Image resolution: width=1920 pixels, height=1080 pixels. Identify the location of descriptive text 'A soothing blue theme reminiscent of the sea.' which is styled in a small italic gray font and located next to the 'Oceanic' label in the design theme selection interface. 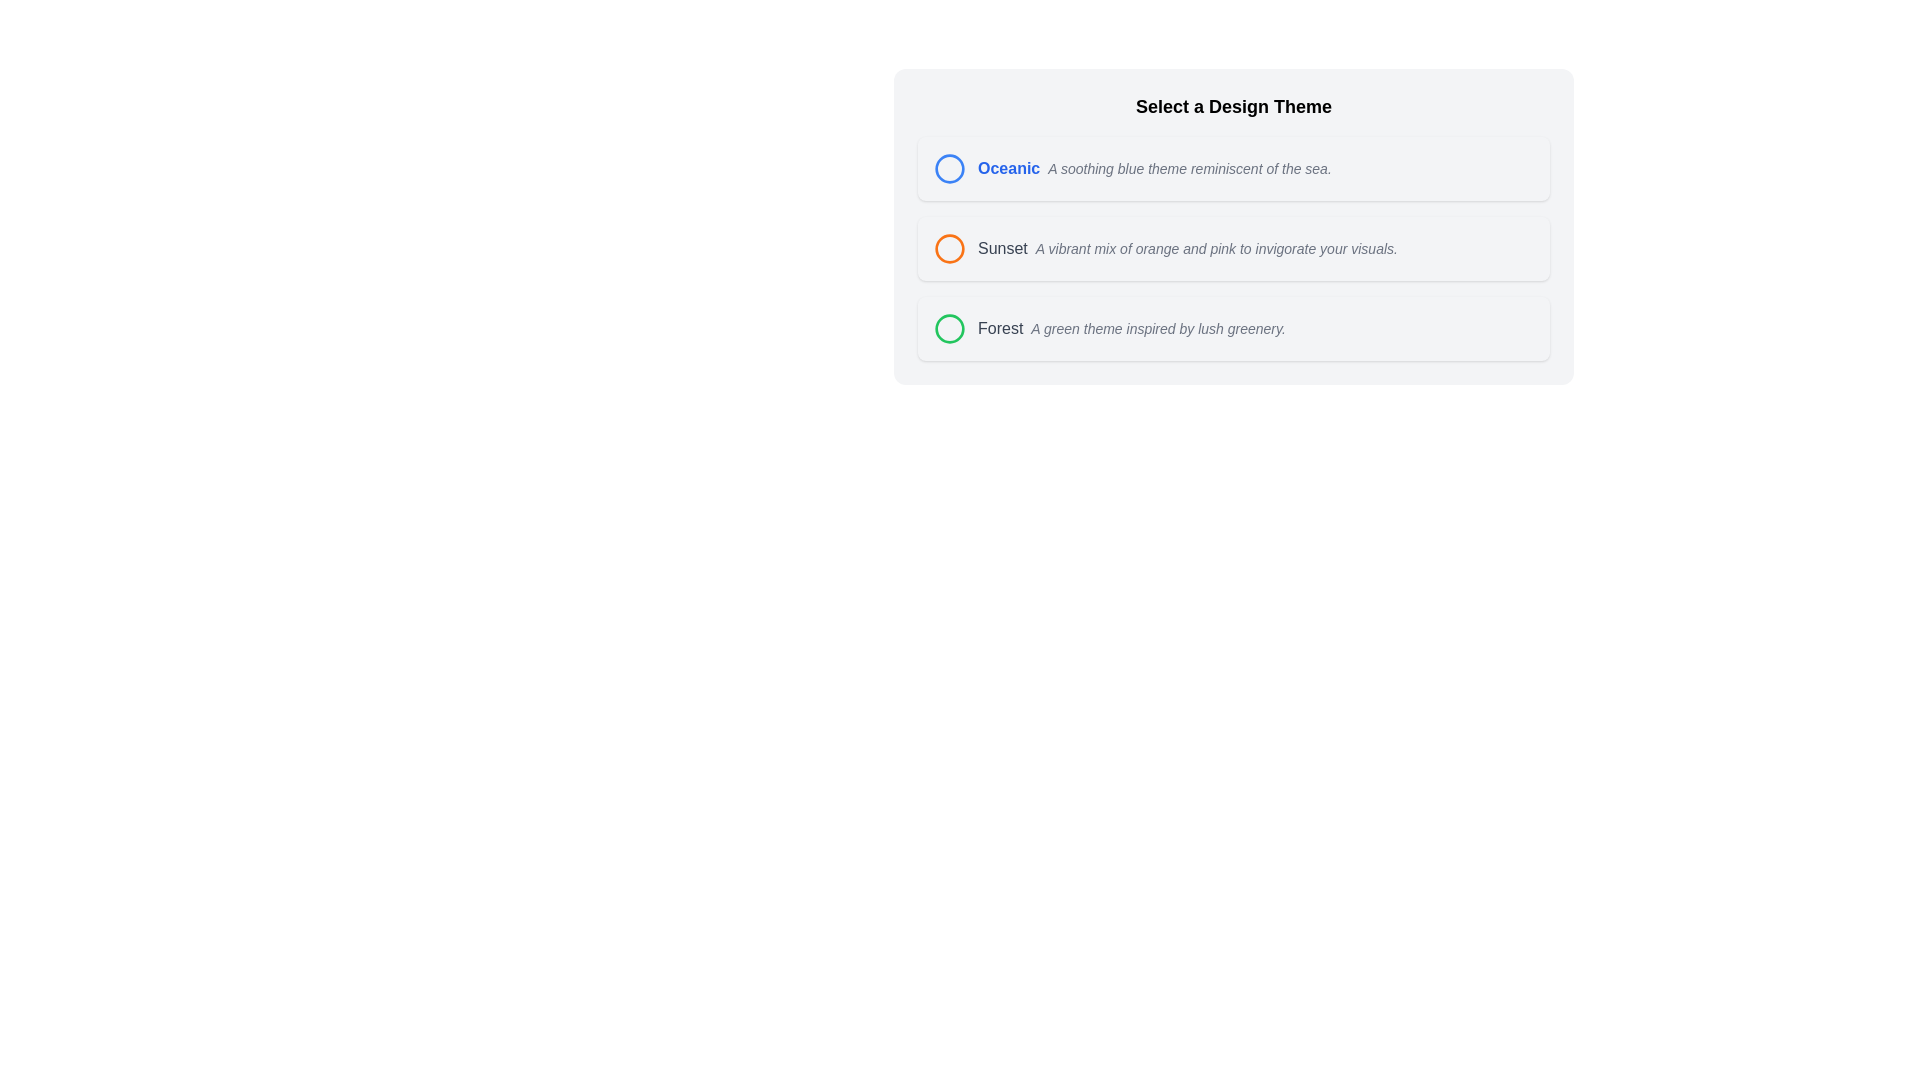
(1190, 168).